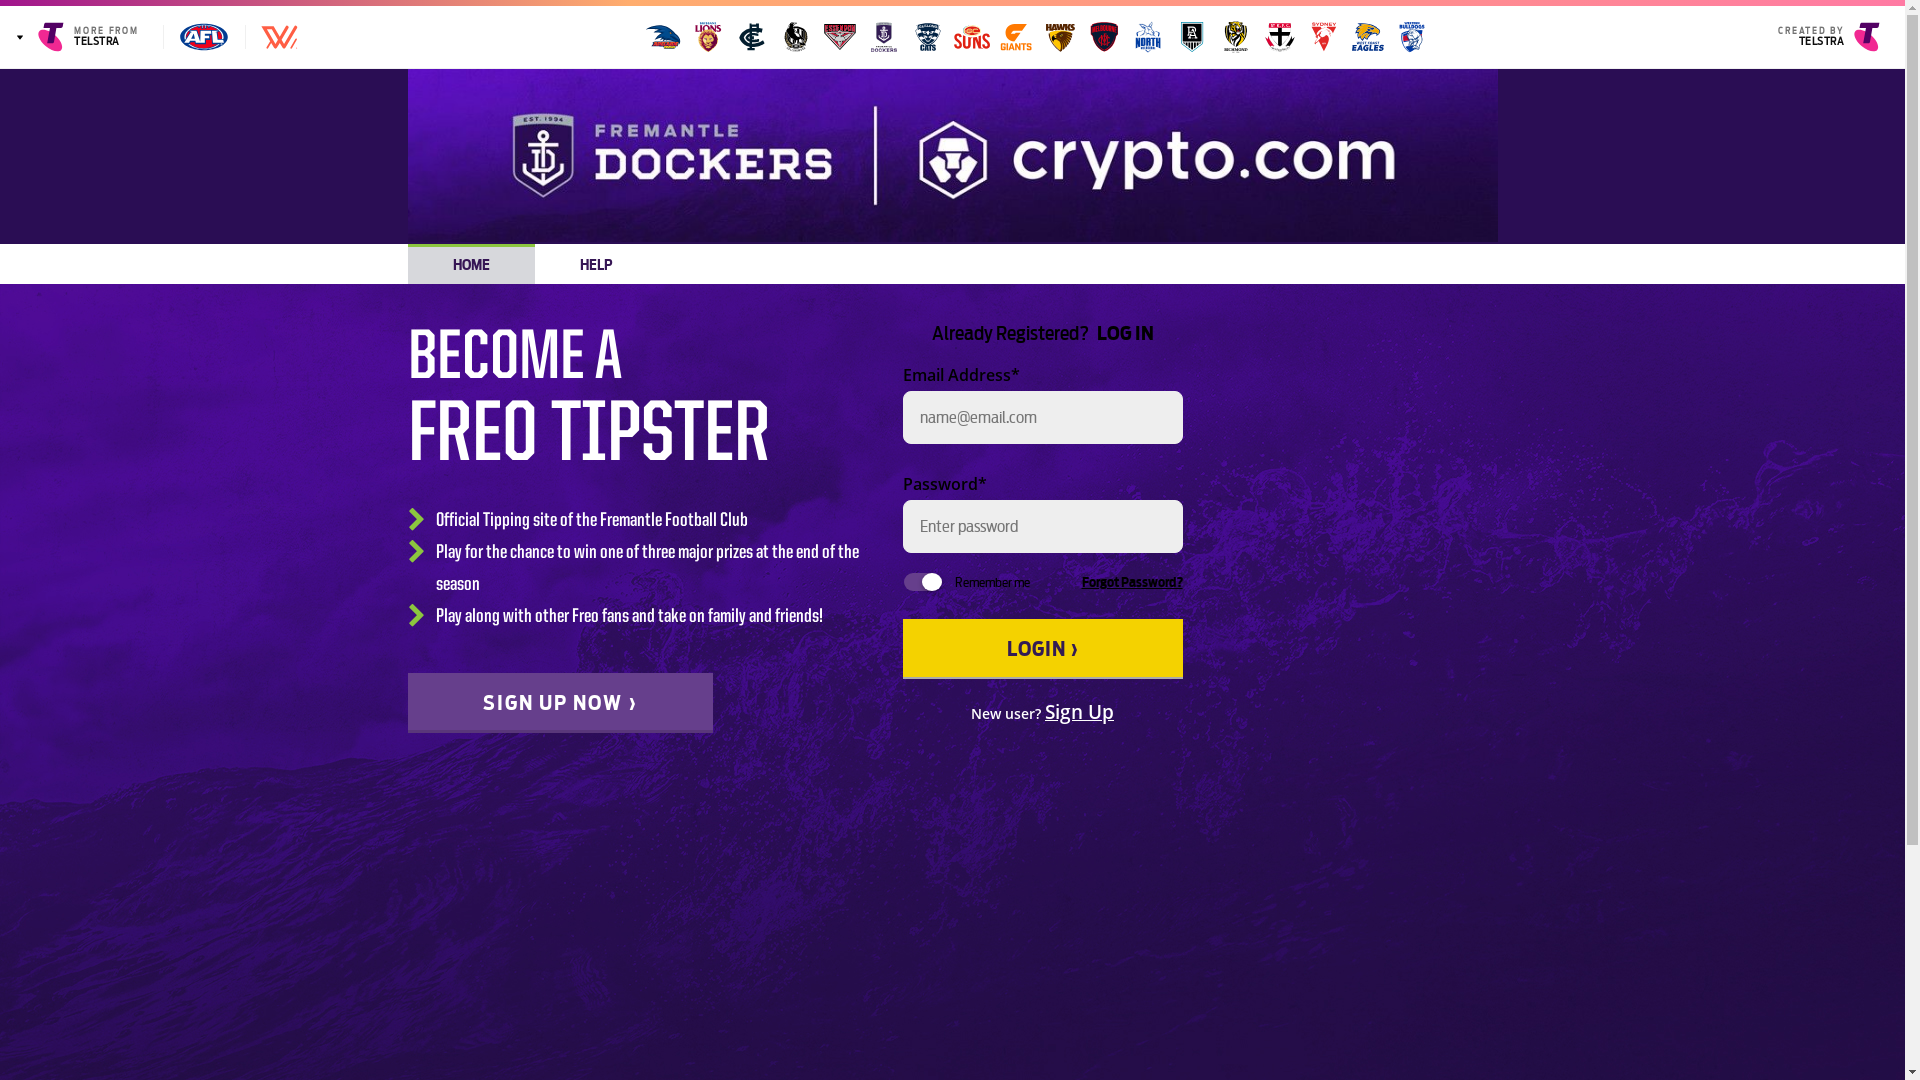 The height and width of the screenshot is (1080, 1920). What do you see at coordinates (594, 262) in the screenshot?
I see `'HELP'` at bounding box center [594, 262].